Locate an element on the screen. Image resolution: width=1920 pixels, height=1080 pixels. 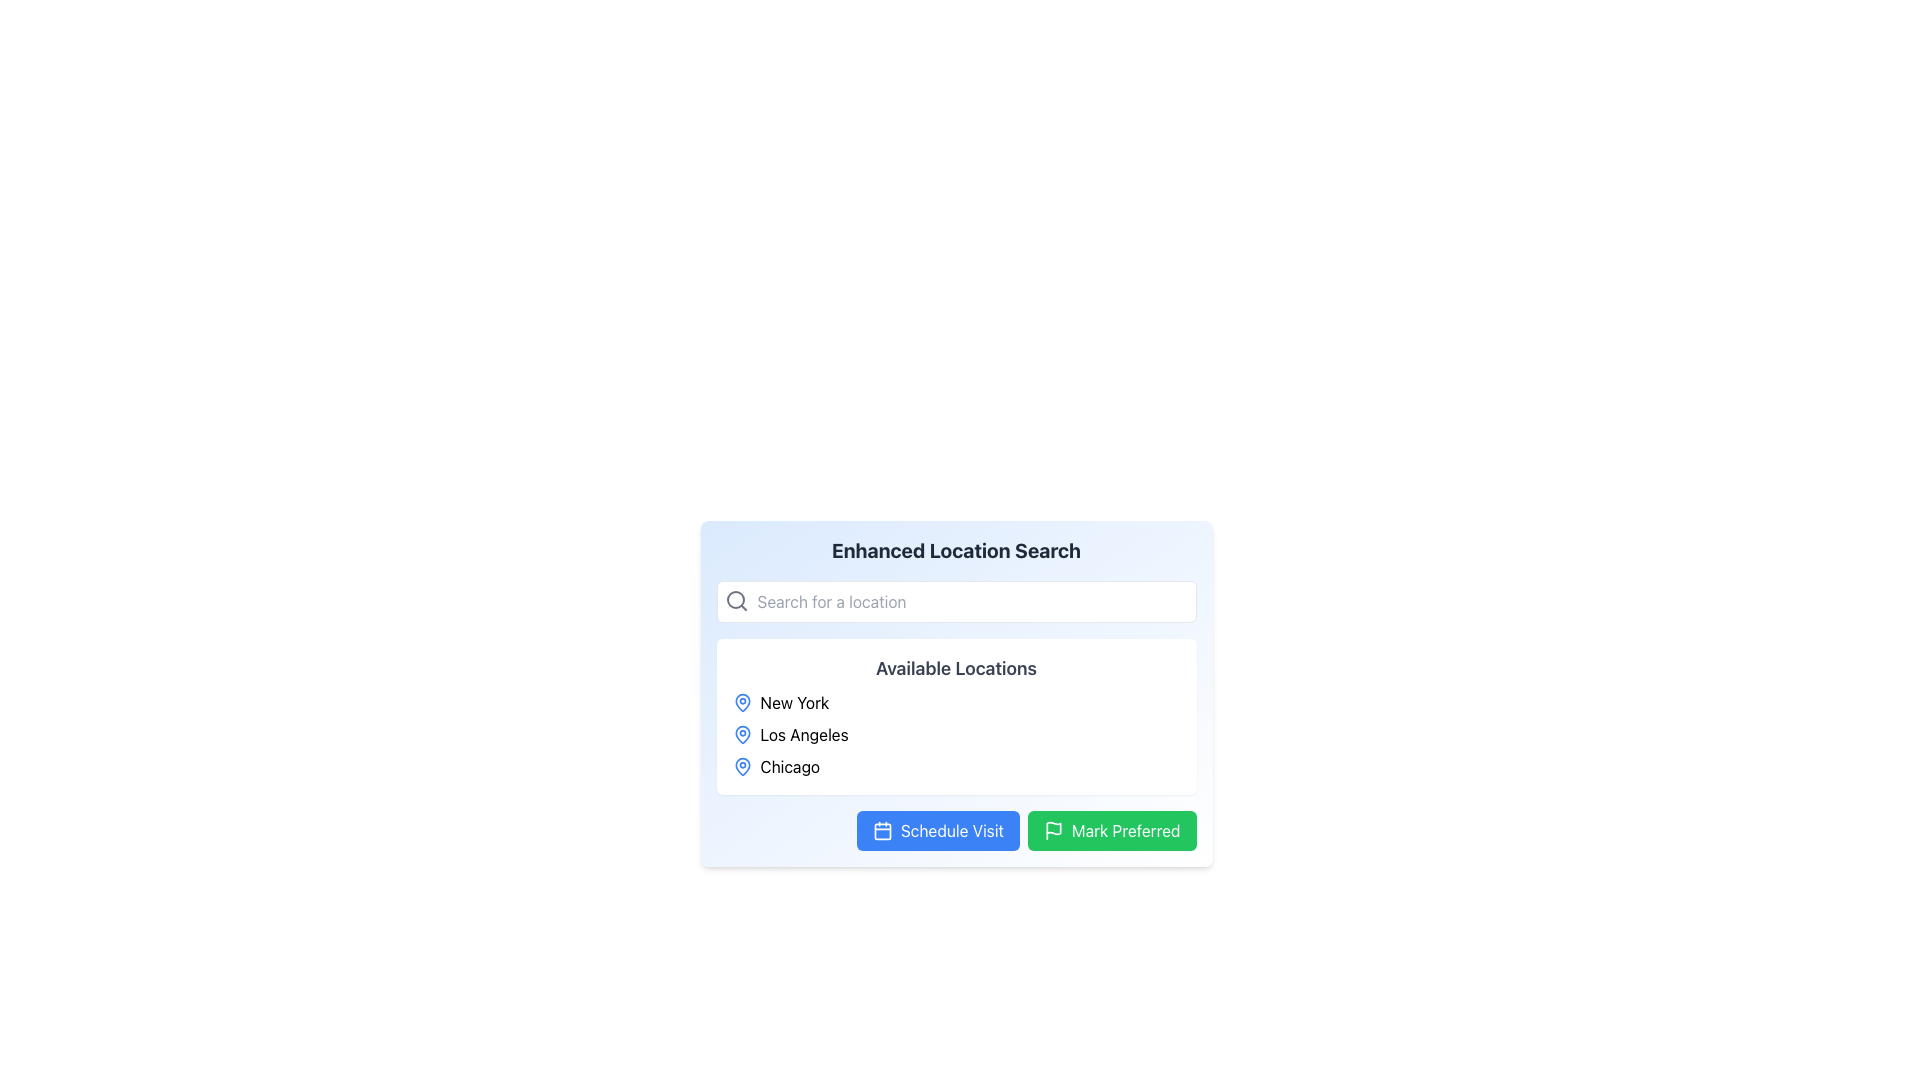
the marker icon for the geographical location label 'Chicago' in the 'Available Locations' section for accessibility purposes is located at coordinates (741, 766).